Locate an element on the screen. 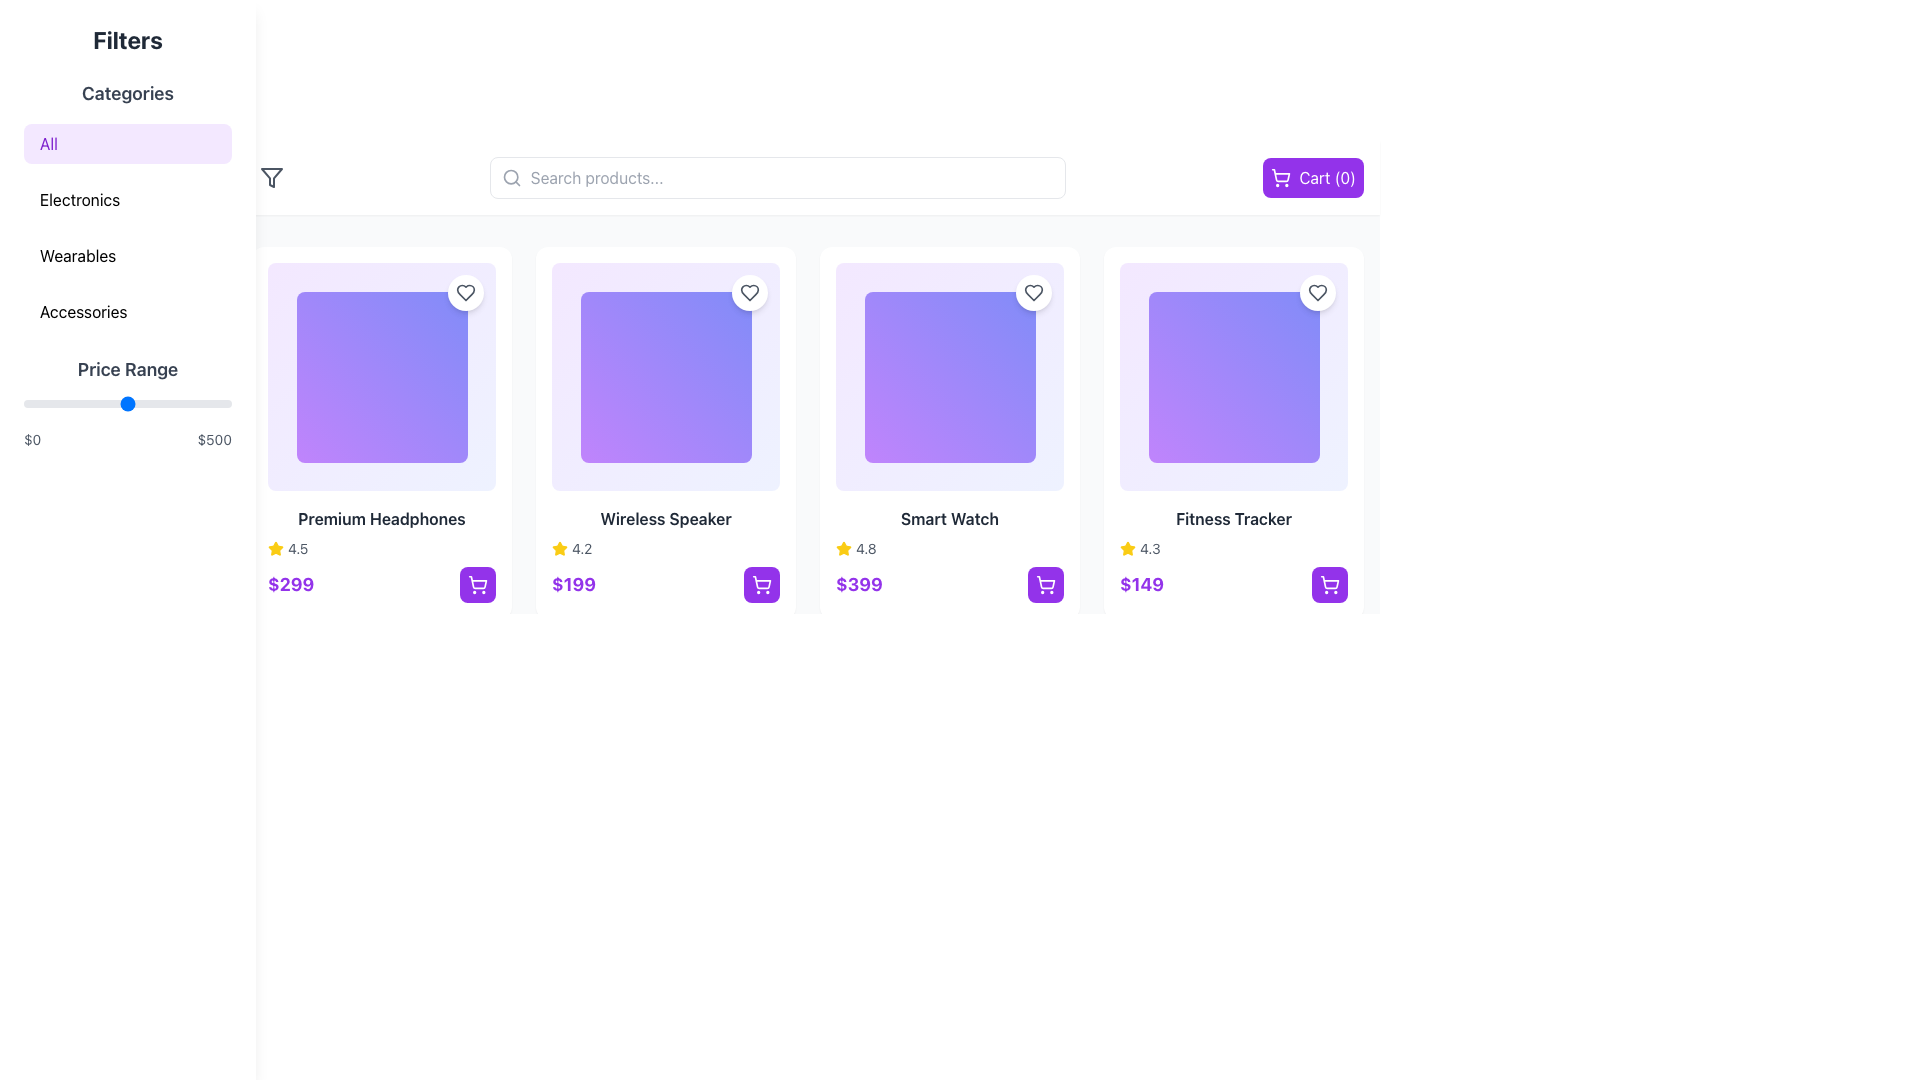 Image resolution: width=1920 pixels, height=1080 pixels. the yellow five-pointed star icon located below the product image and adjacent to the product title of 'Premium Headphones' is located at coordinates (274, 548).